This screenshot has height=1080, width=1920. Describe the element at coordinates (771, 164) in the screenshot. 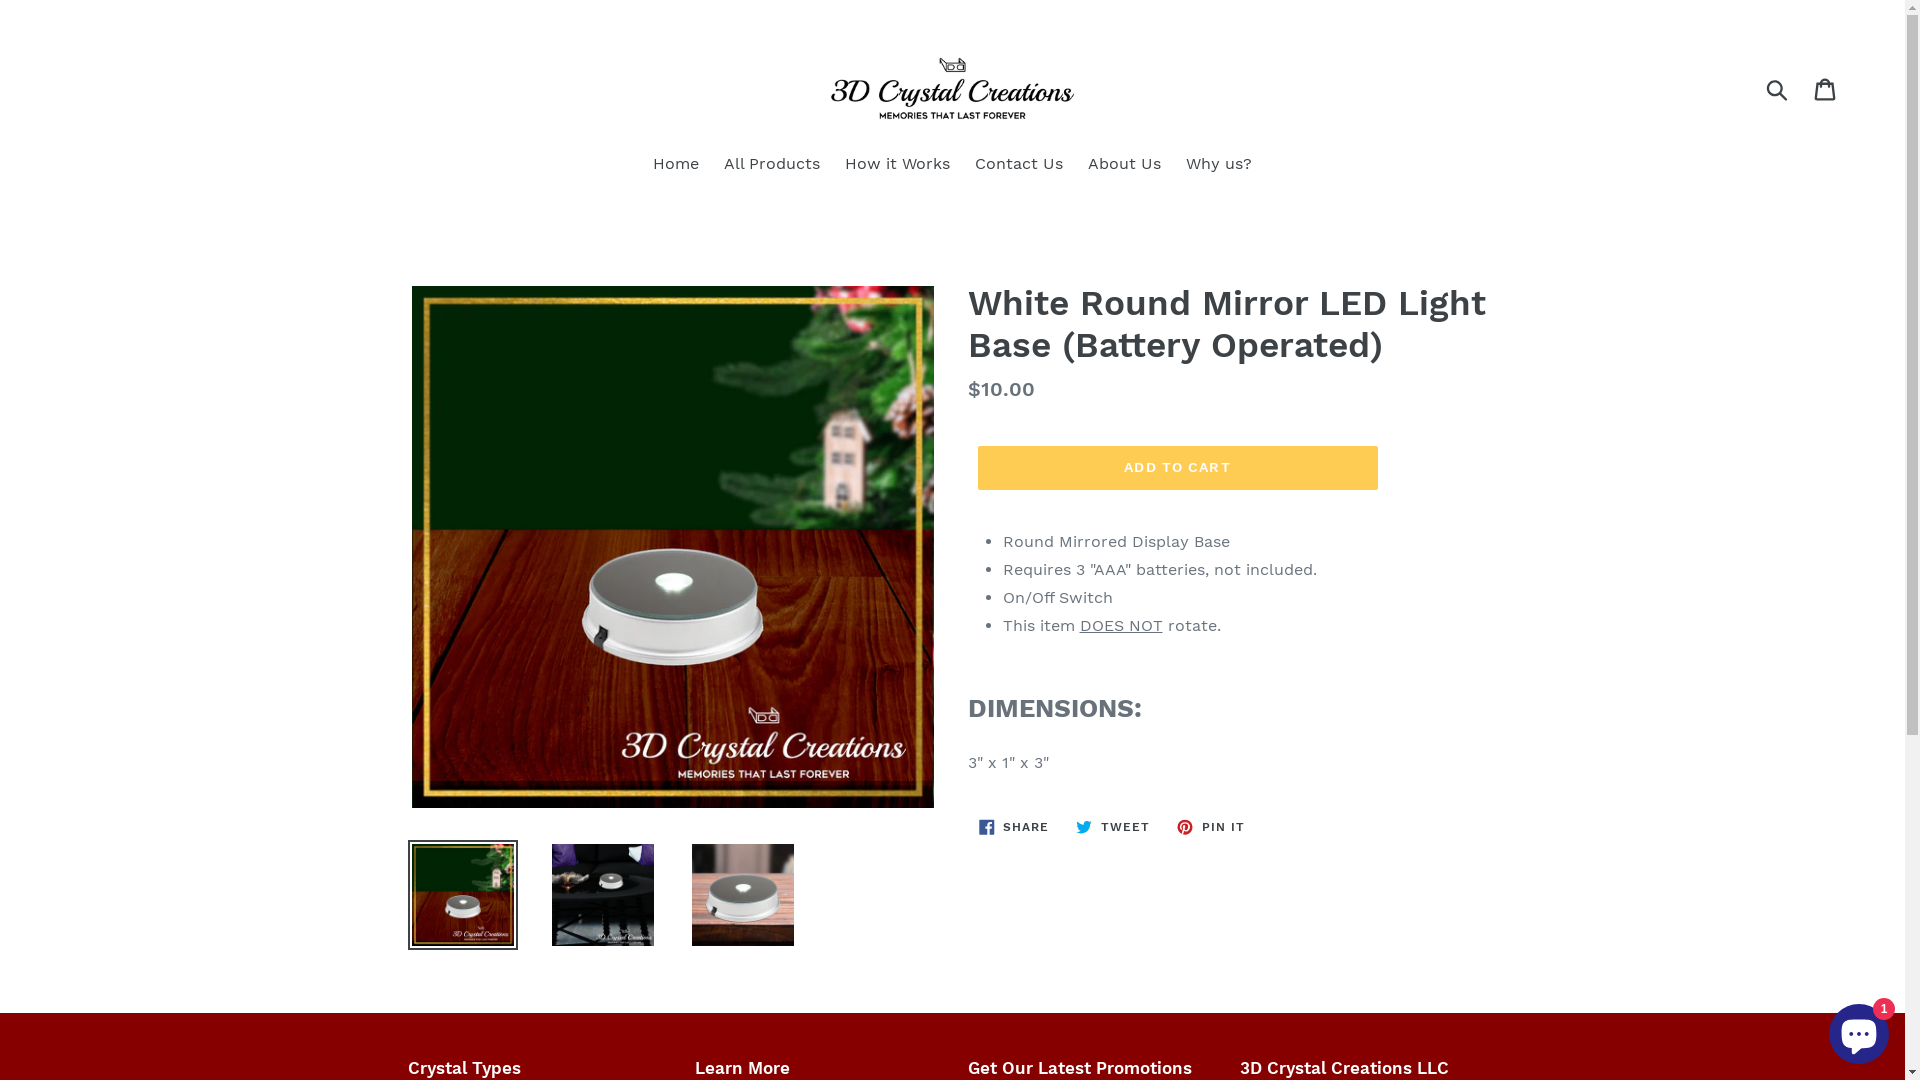

I see `'All Products'` at that location.